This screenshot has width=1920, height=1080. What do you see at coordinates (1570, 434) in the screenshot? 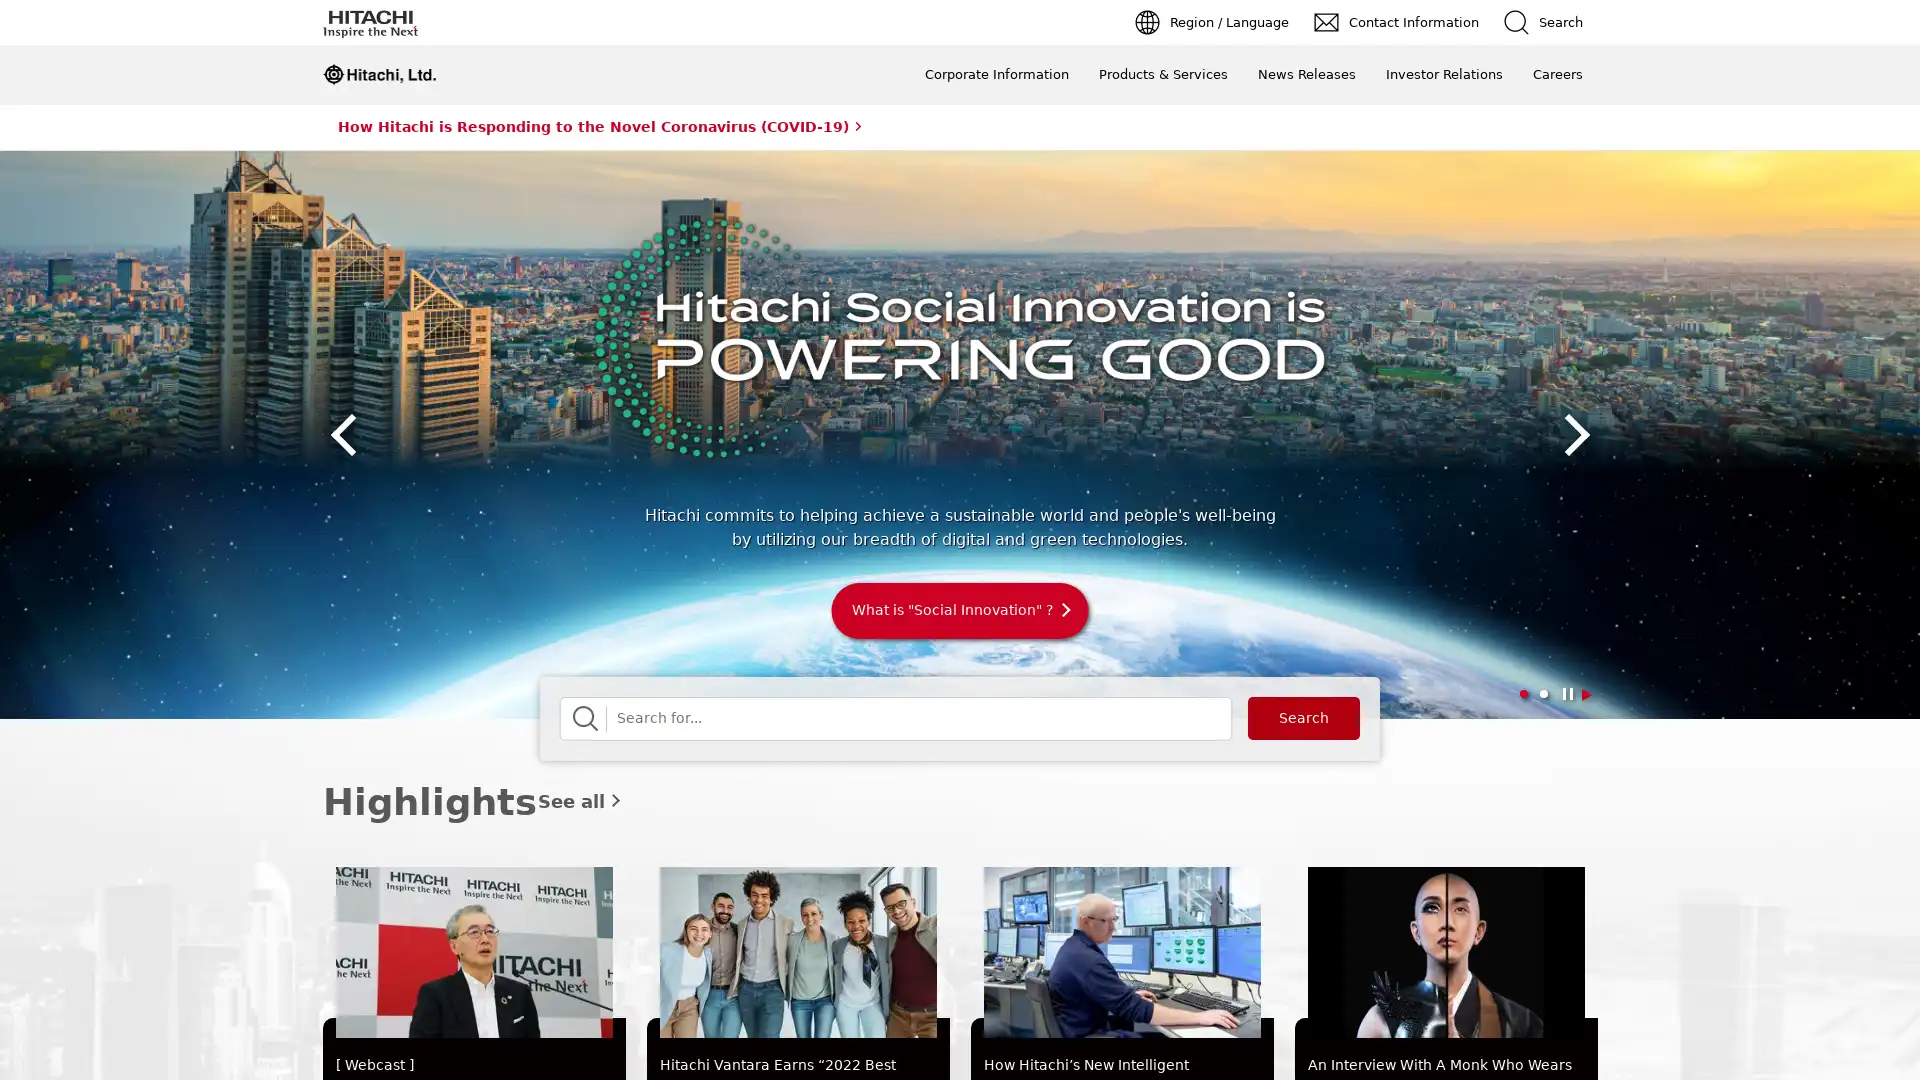
I see `Next` at bounding box center [1570, 434].